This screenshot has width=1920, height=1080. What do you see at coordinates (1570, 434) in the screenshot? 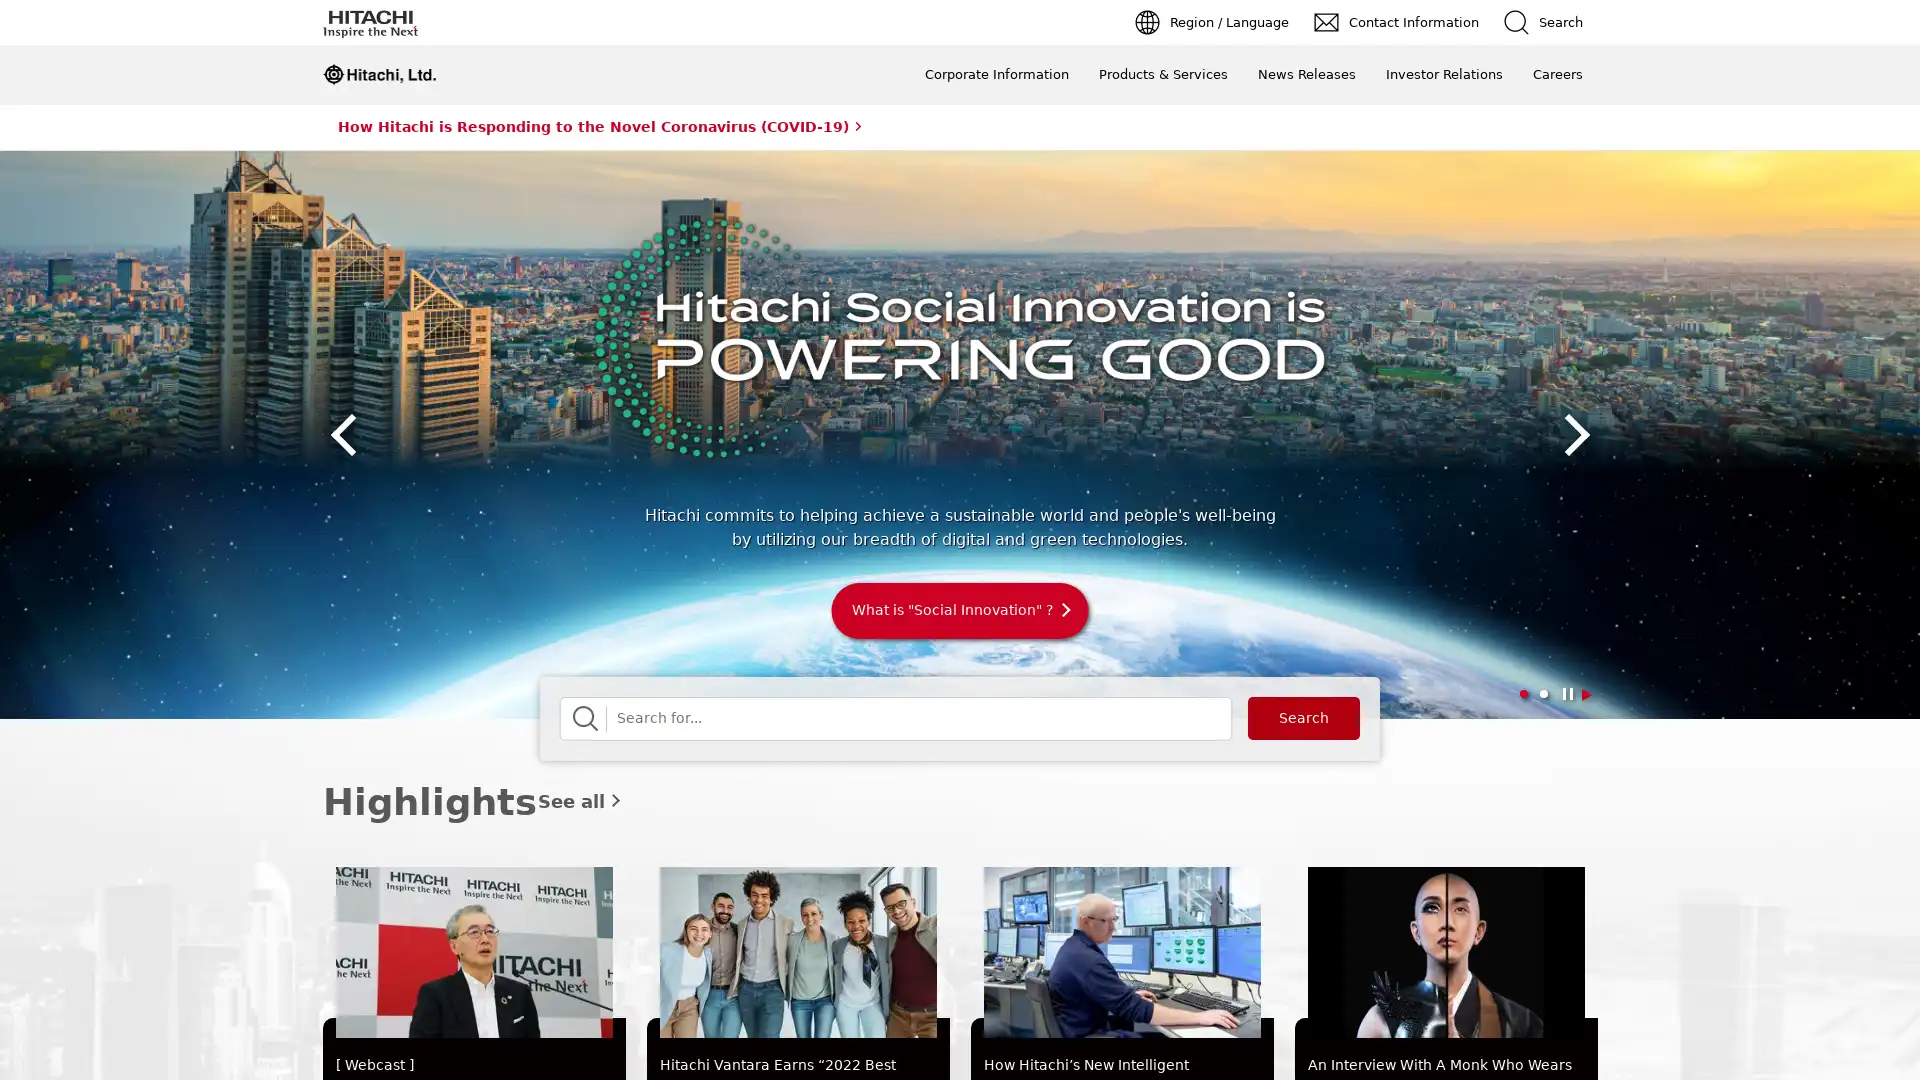
I see `Next` at bounding box center [1570, 434].